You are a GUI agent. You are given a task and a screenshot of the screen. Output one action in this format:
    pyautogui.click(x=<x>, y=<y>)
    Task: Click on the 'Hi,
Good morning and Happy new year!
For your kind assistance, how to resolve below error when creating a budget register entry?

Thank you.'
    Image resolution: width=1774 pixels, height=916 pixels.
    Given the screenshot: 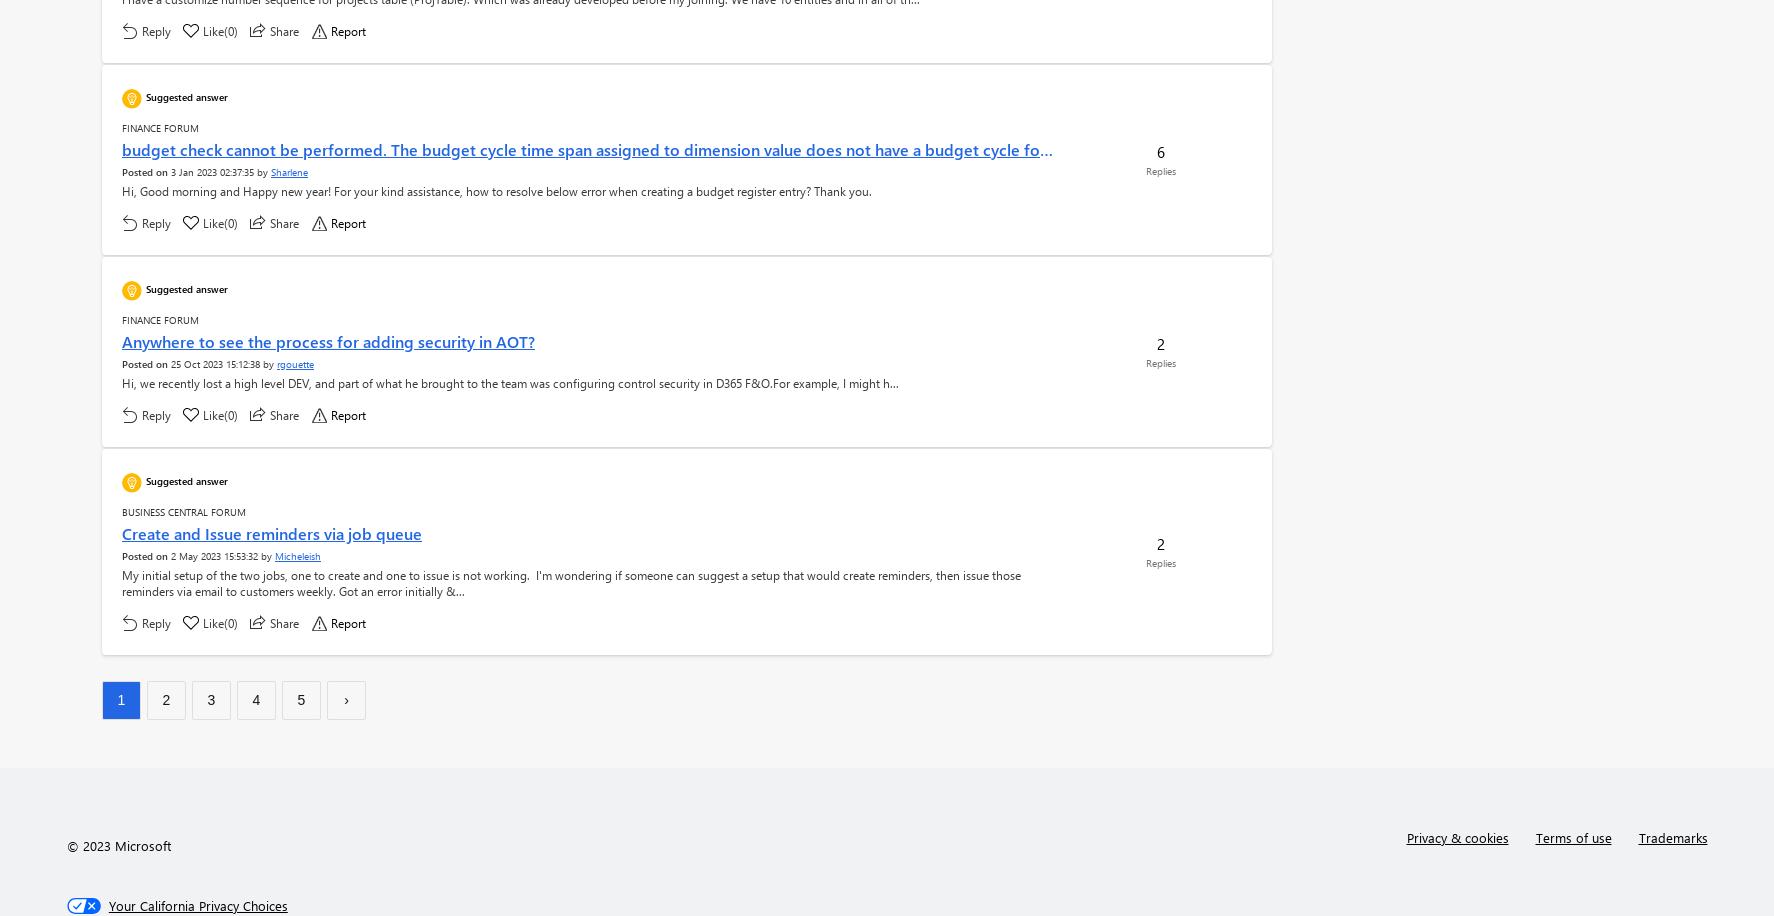 What is the action you would take?
    pyautogui.click(x=122, y=189)
    